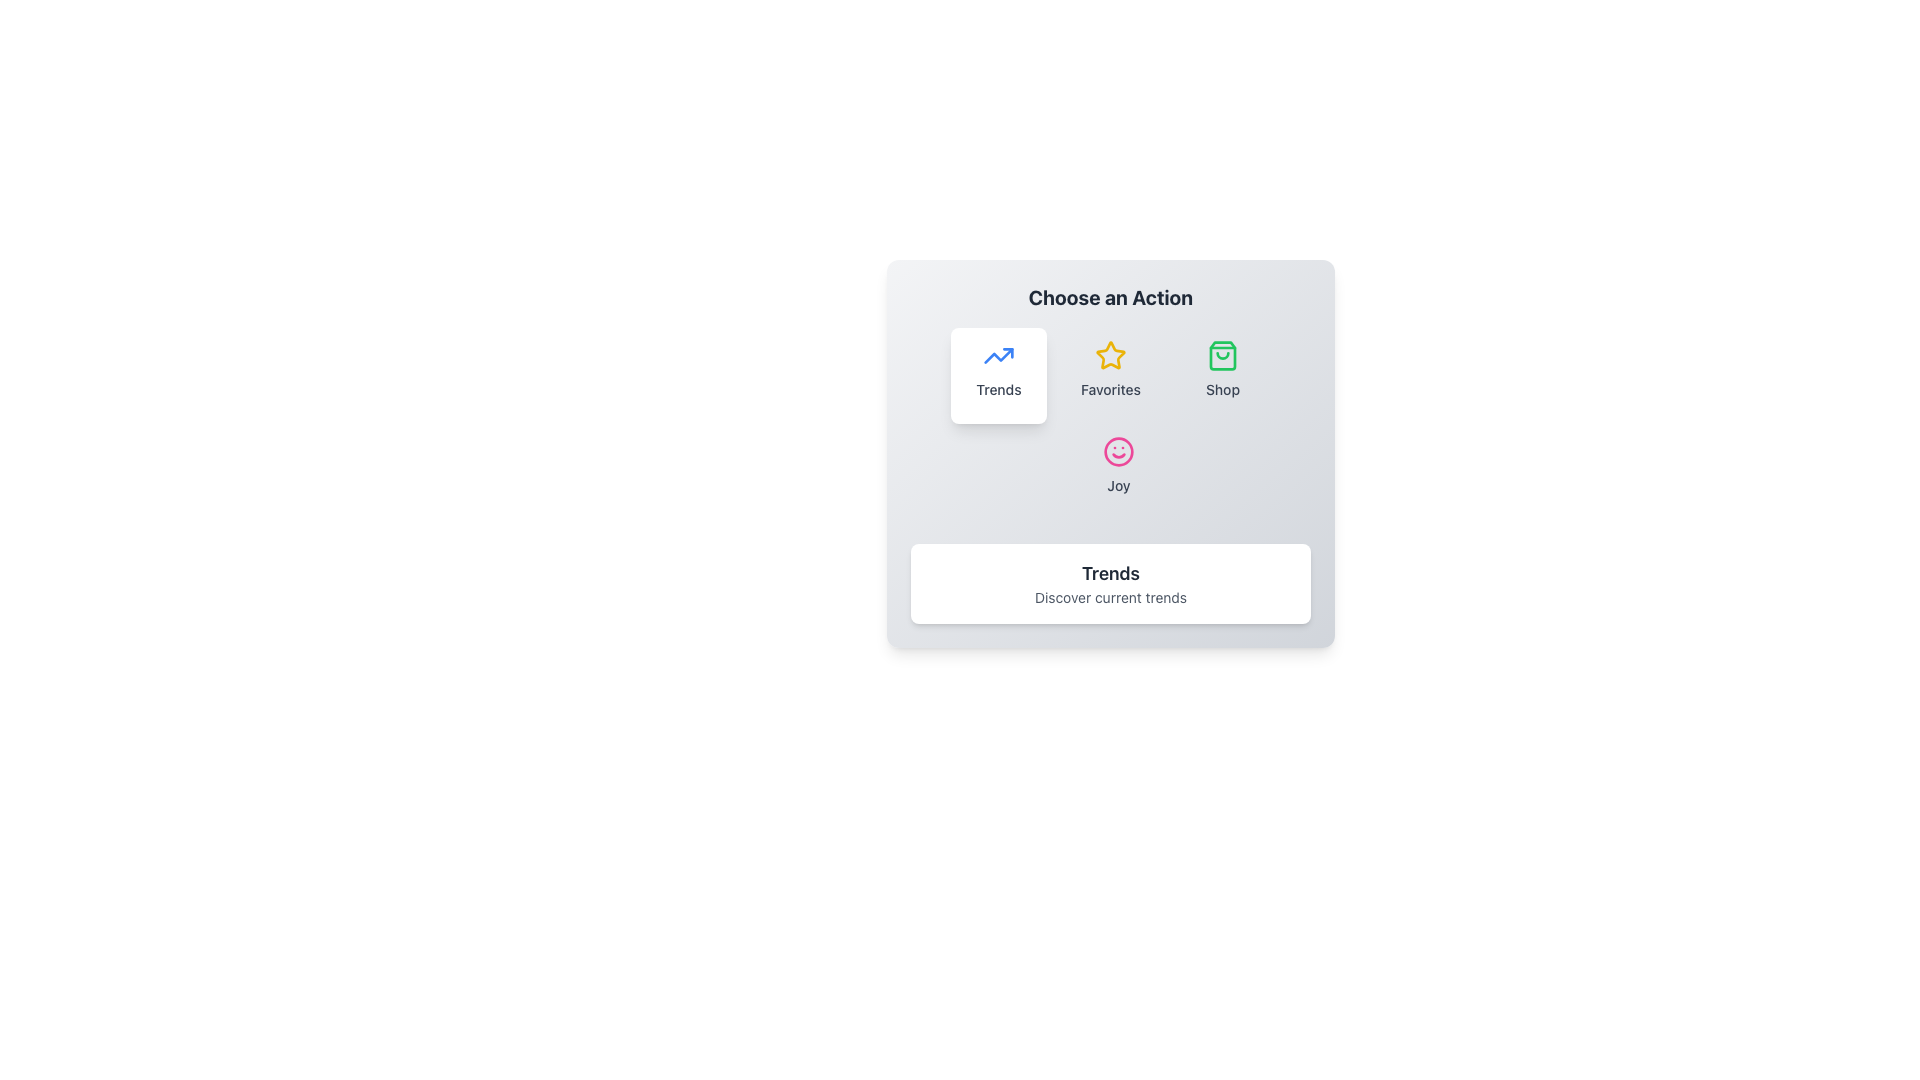 The height and width of the screenshot is (1080, 1920). Describe the element at coordinates (998, 389) in the screenshot. I see `the text label at the bottom of the square tile that indicates 'Trends', which is associated with the upward trending arrow icon above it` at that location.